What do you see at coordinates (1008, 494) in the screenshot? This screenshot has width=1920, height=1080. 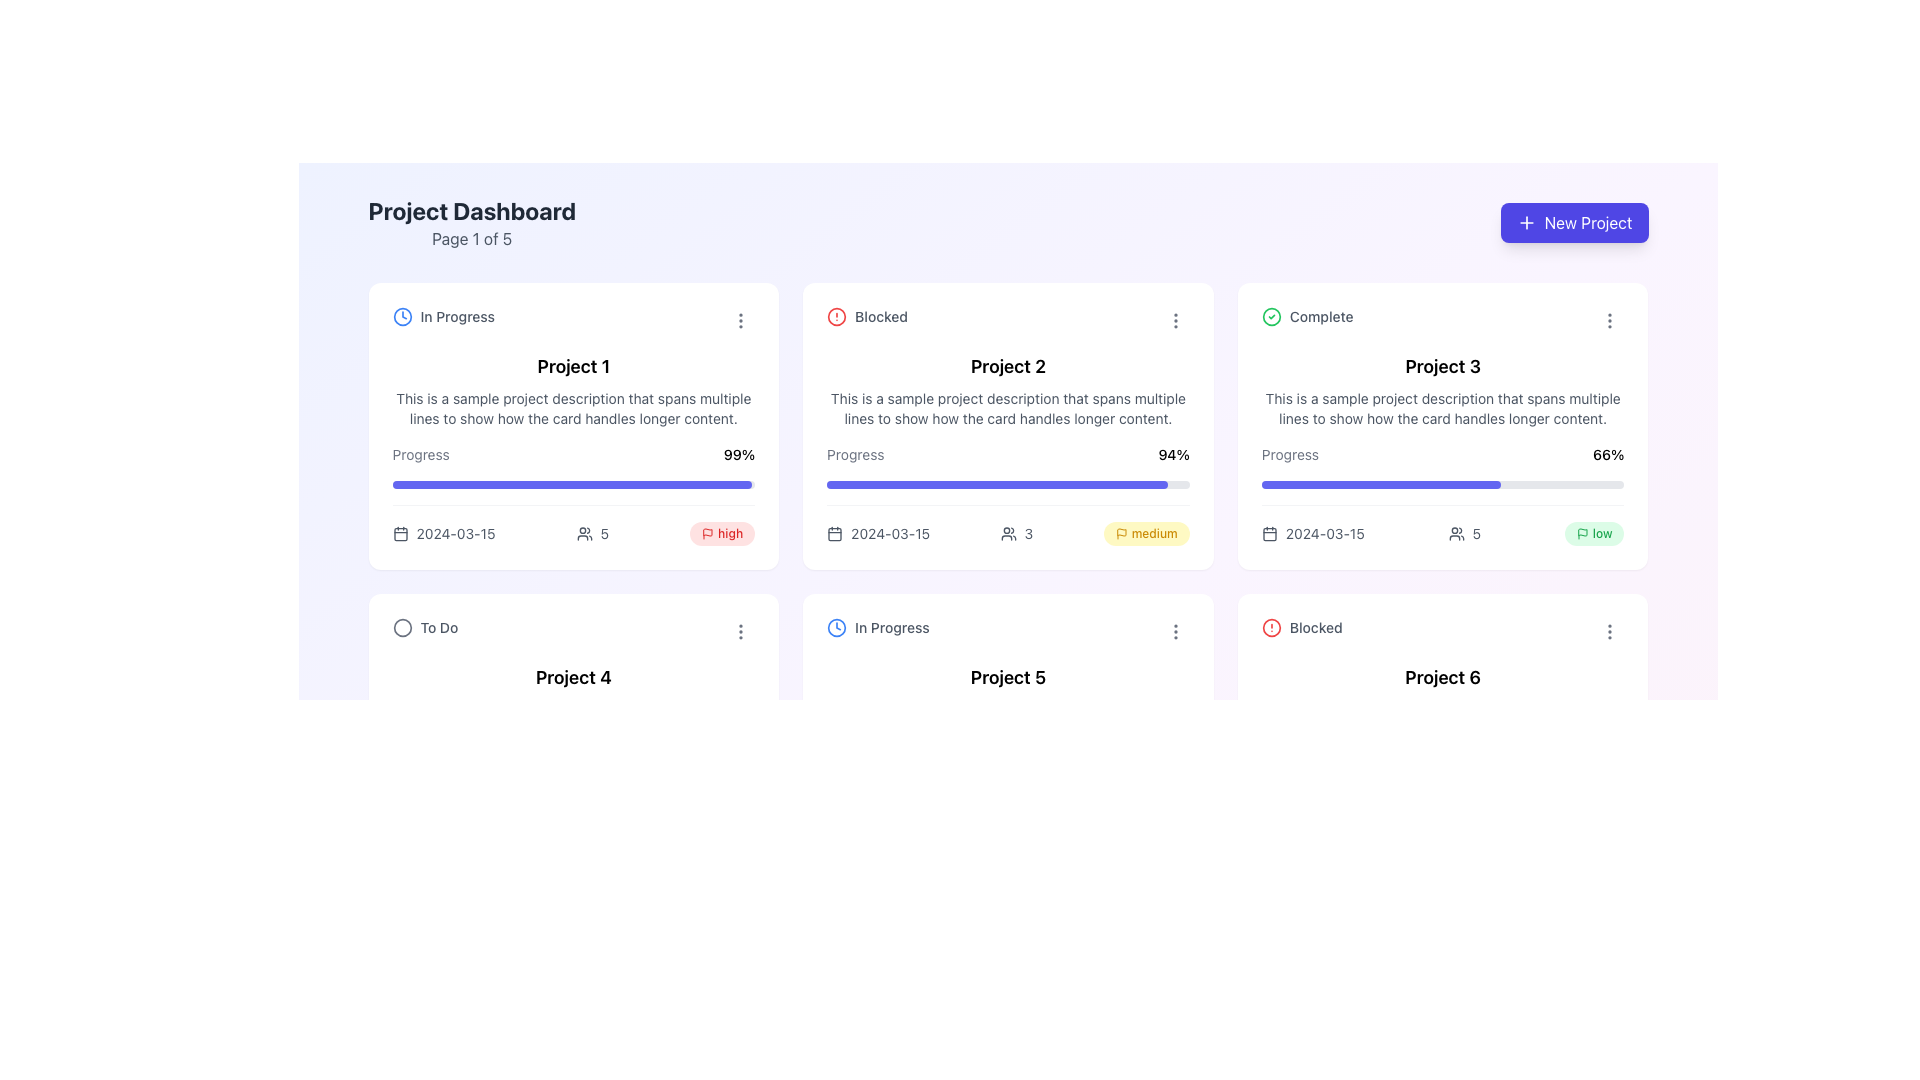 I see `the Progress Indicator with Text and Graphical Representation located below the title 'Project 2' to focus on it` at bounding box center [1008, 494].